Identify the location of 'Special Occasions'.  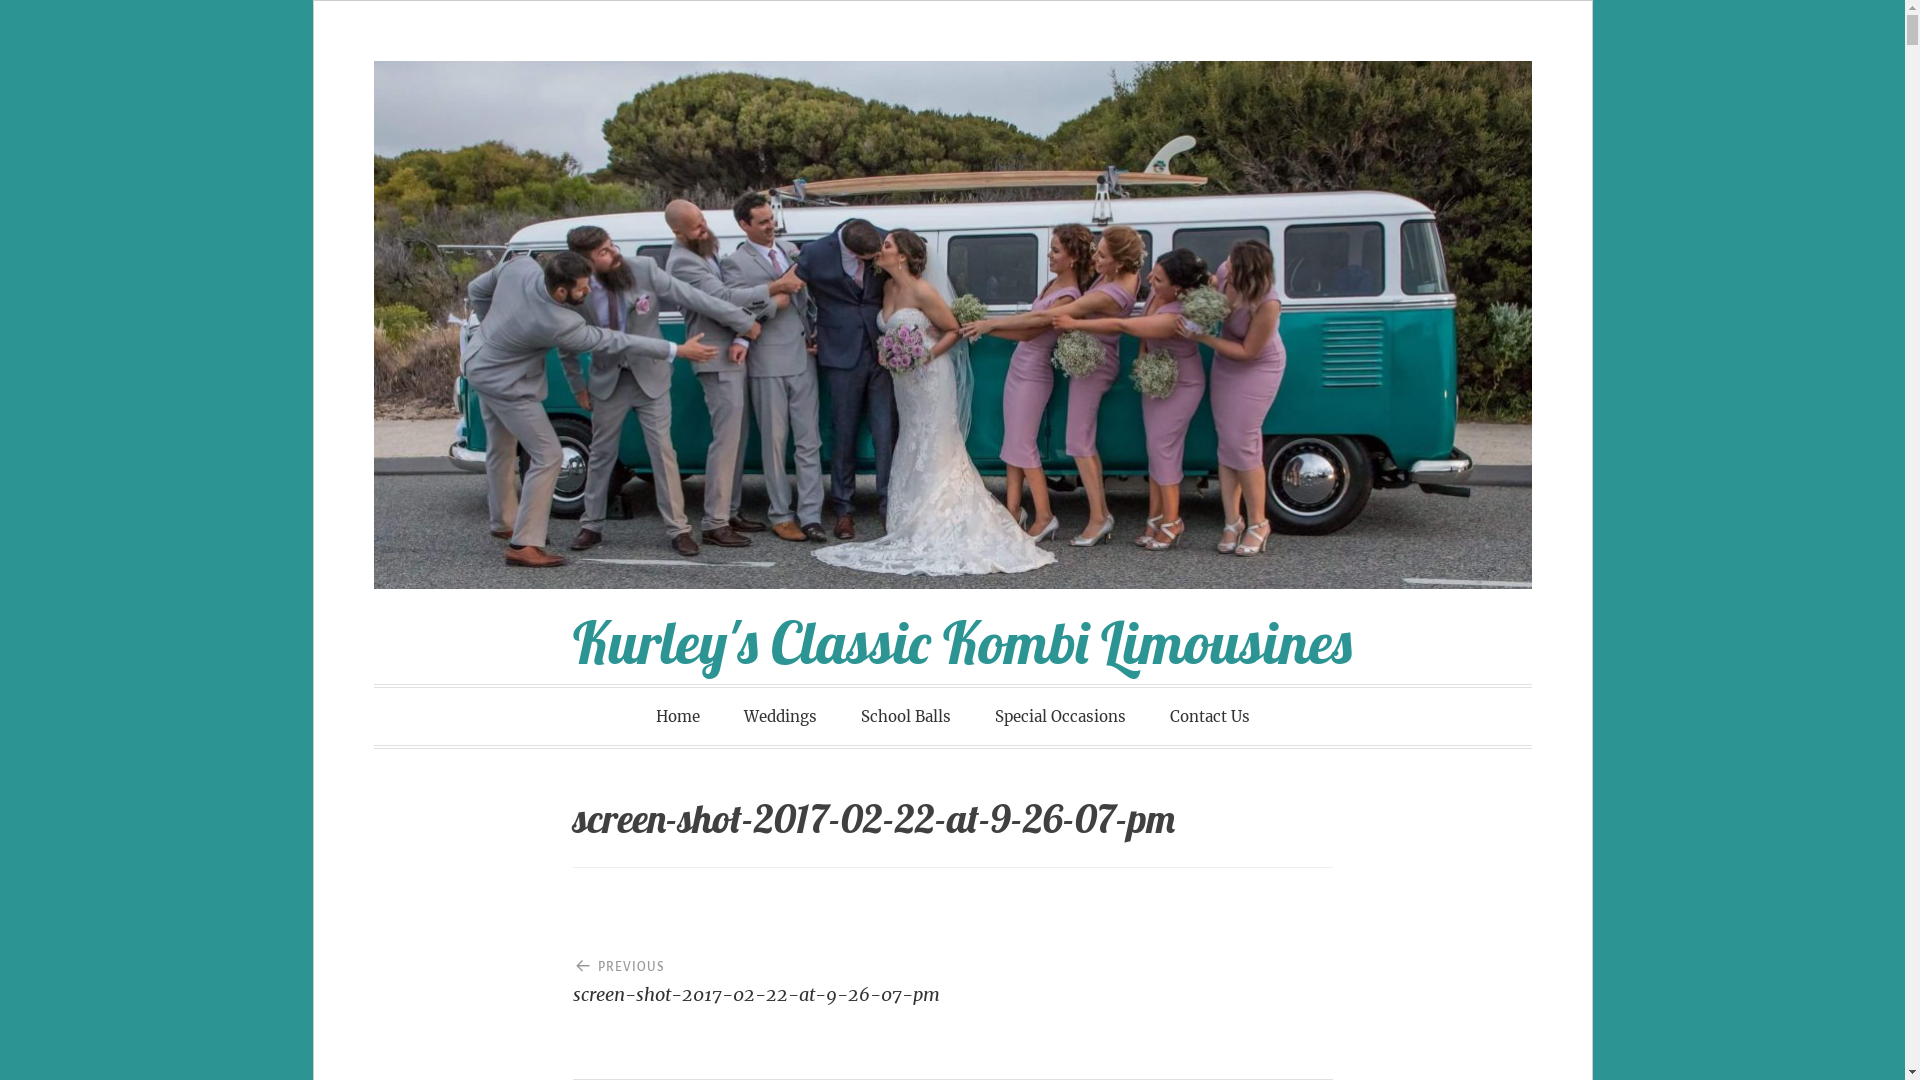
(1058, 715).